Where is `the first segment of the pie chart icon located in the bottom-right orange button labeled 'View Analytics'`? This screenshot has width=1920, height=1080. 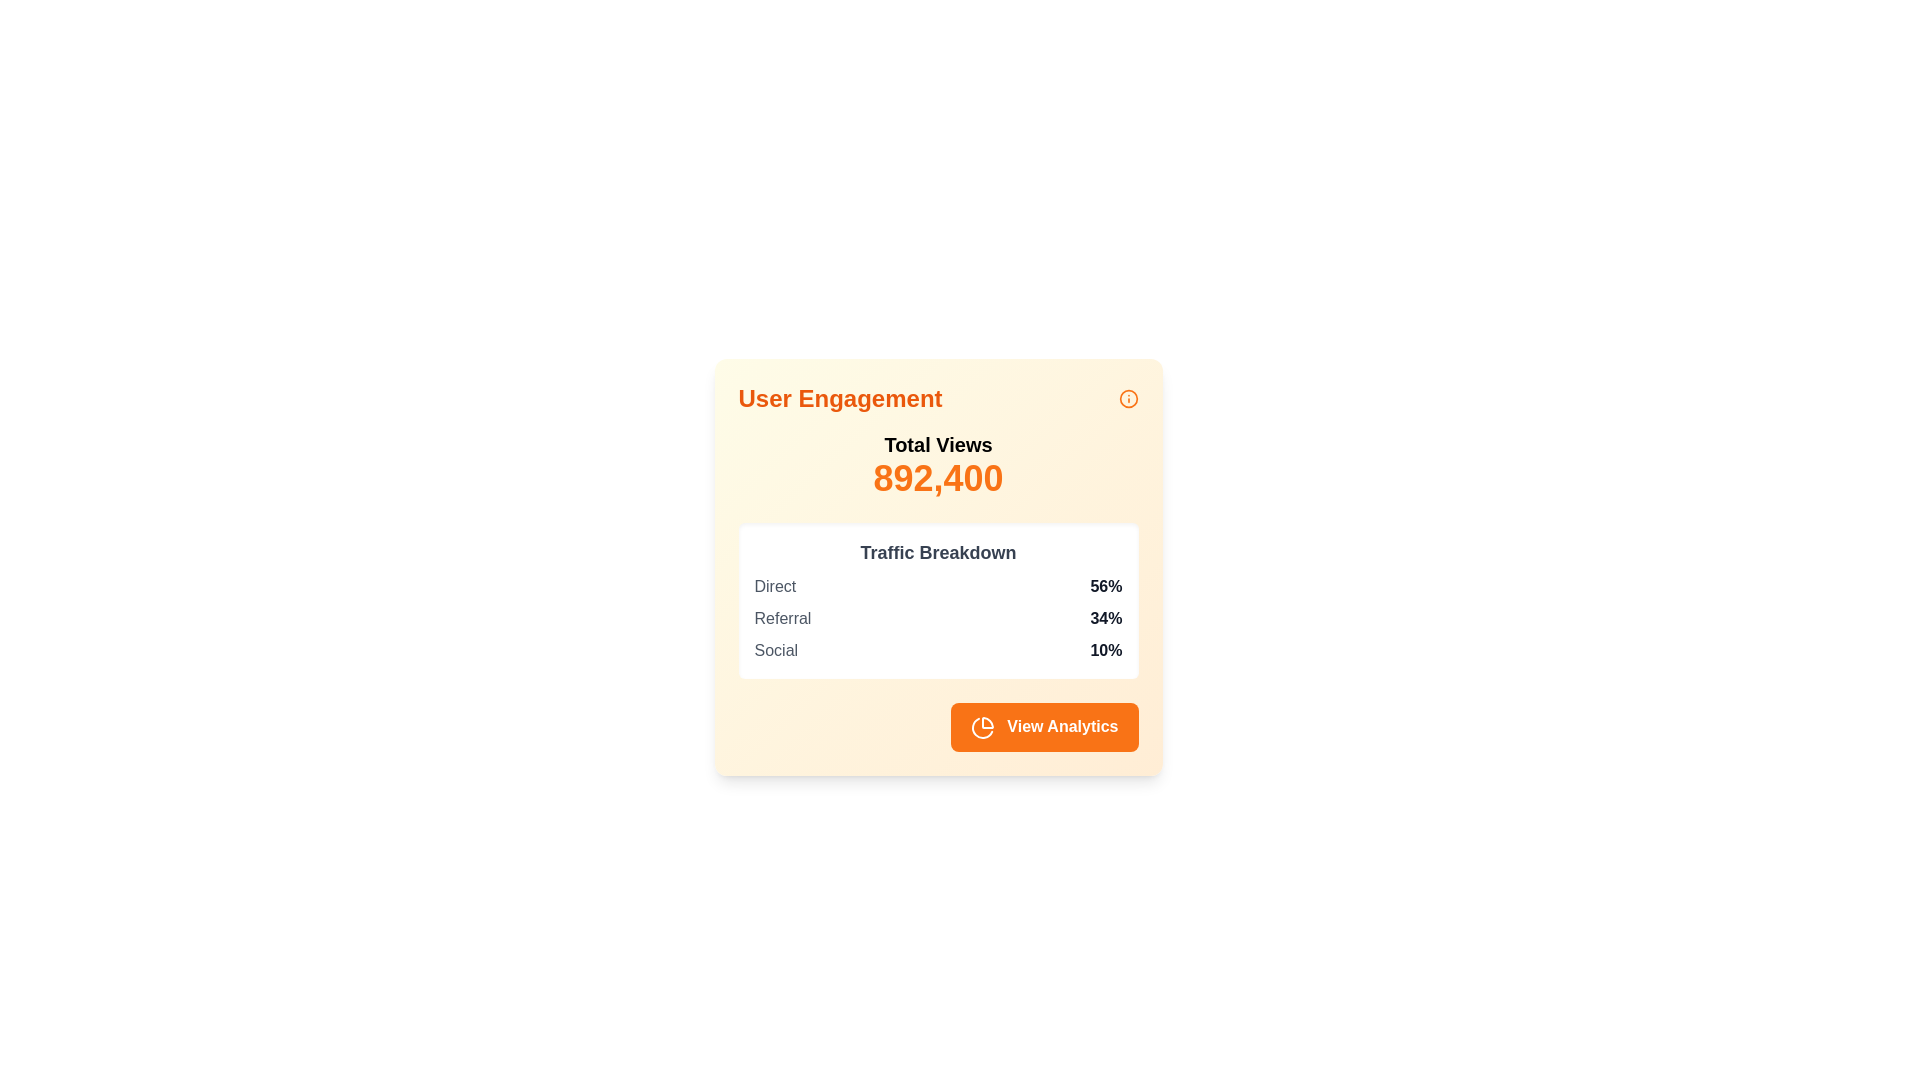
the first segment of the pie chart icon located in the bottom-right orange button labeled 'View Analytics' is located at coordinates (987, 722).